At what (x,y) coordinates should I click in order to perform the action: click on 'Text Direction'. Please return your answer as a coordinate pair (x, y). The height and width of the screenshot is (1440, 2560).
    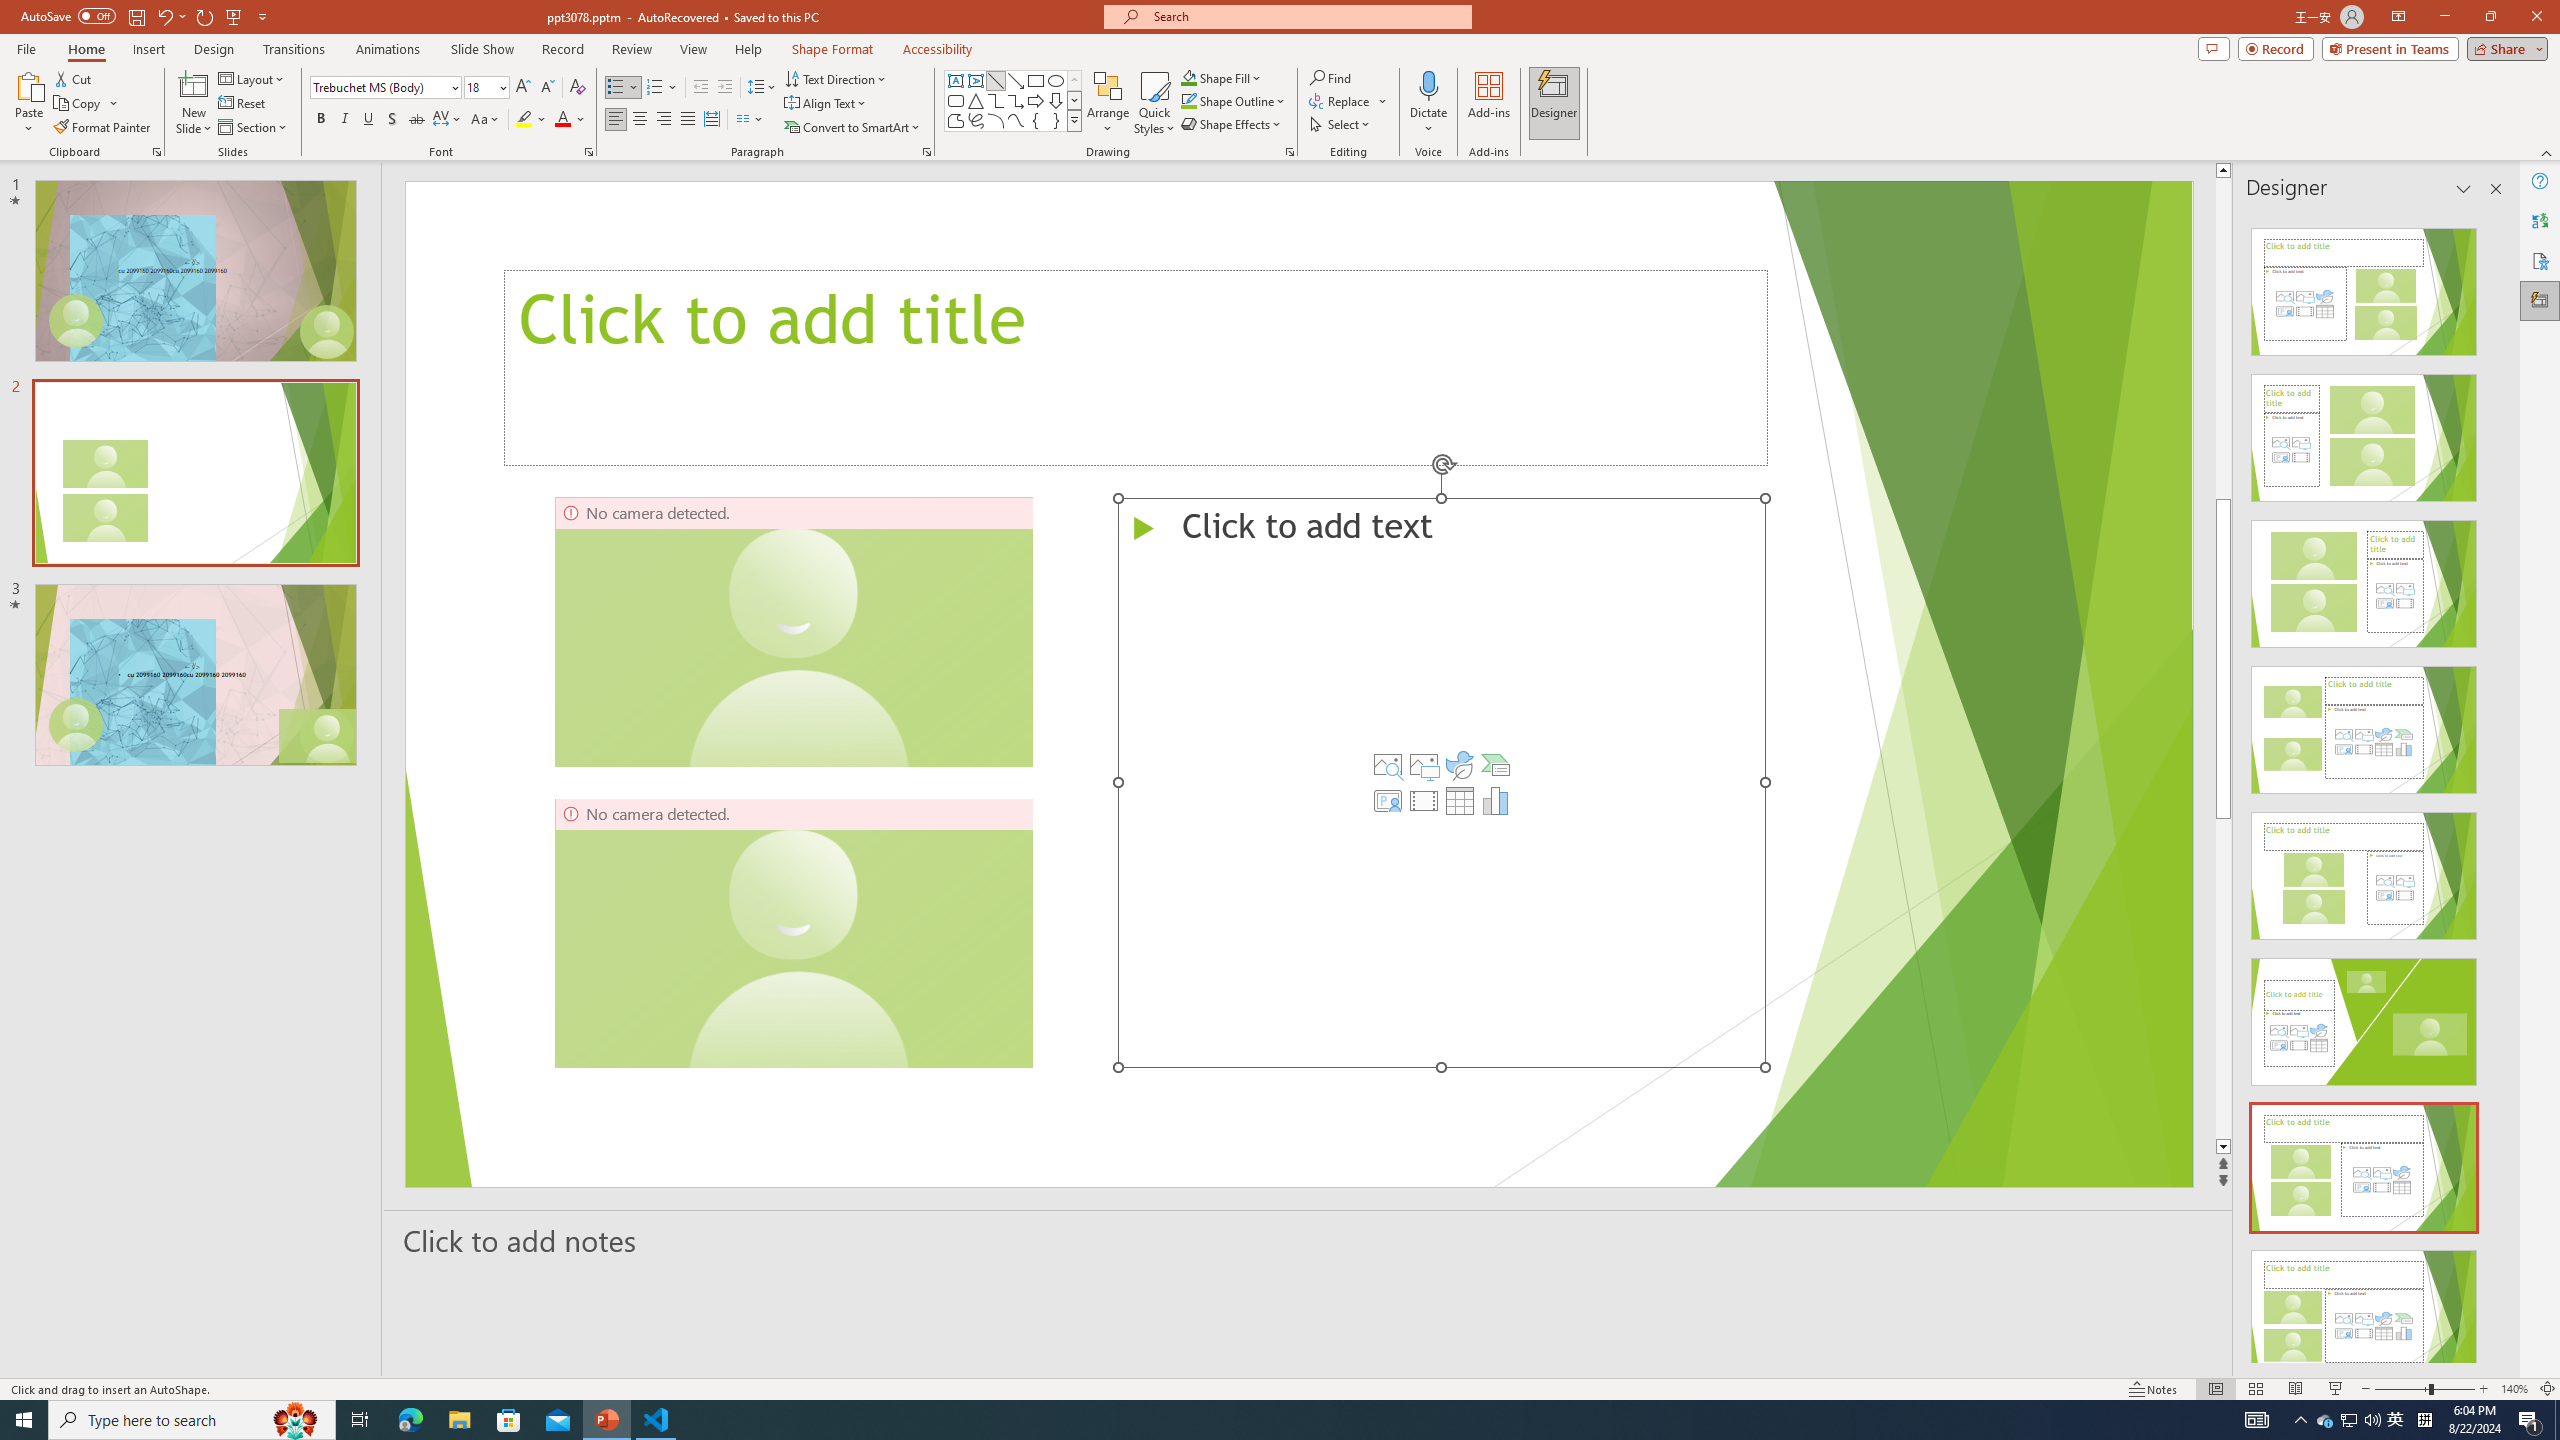
    Looking at the image, I should click on (836, 78).